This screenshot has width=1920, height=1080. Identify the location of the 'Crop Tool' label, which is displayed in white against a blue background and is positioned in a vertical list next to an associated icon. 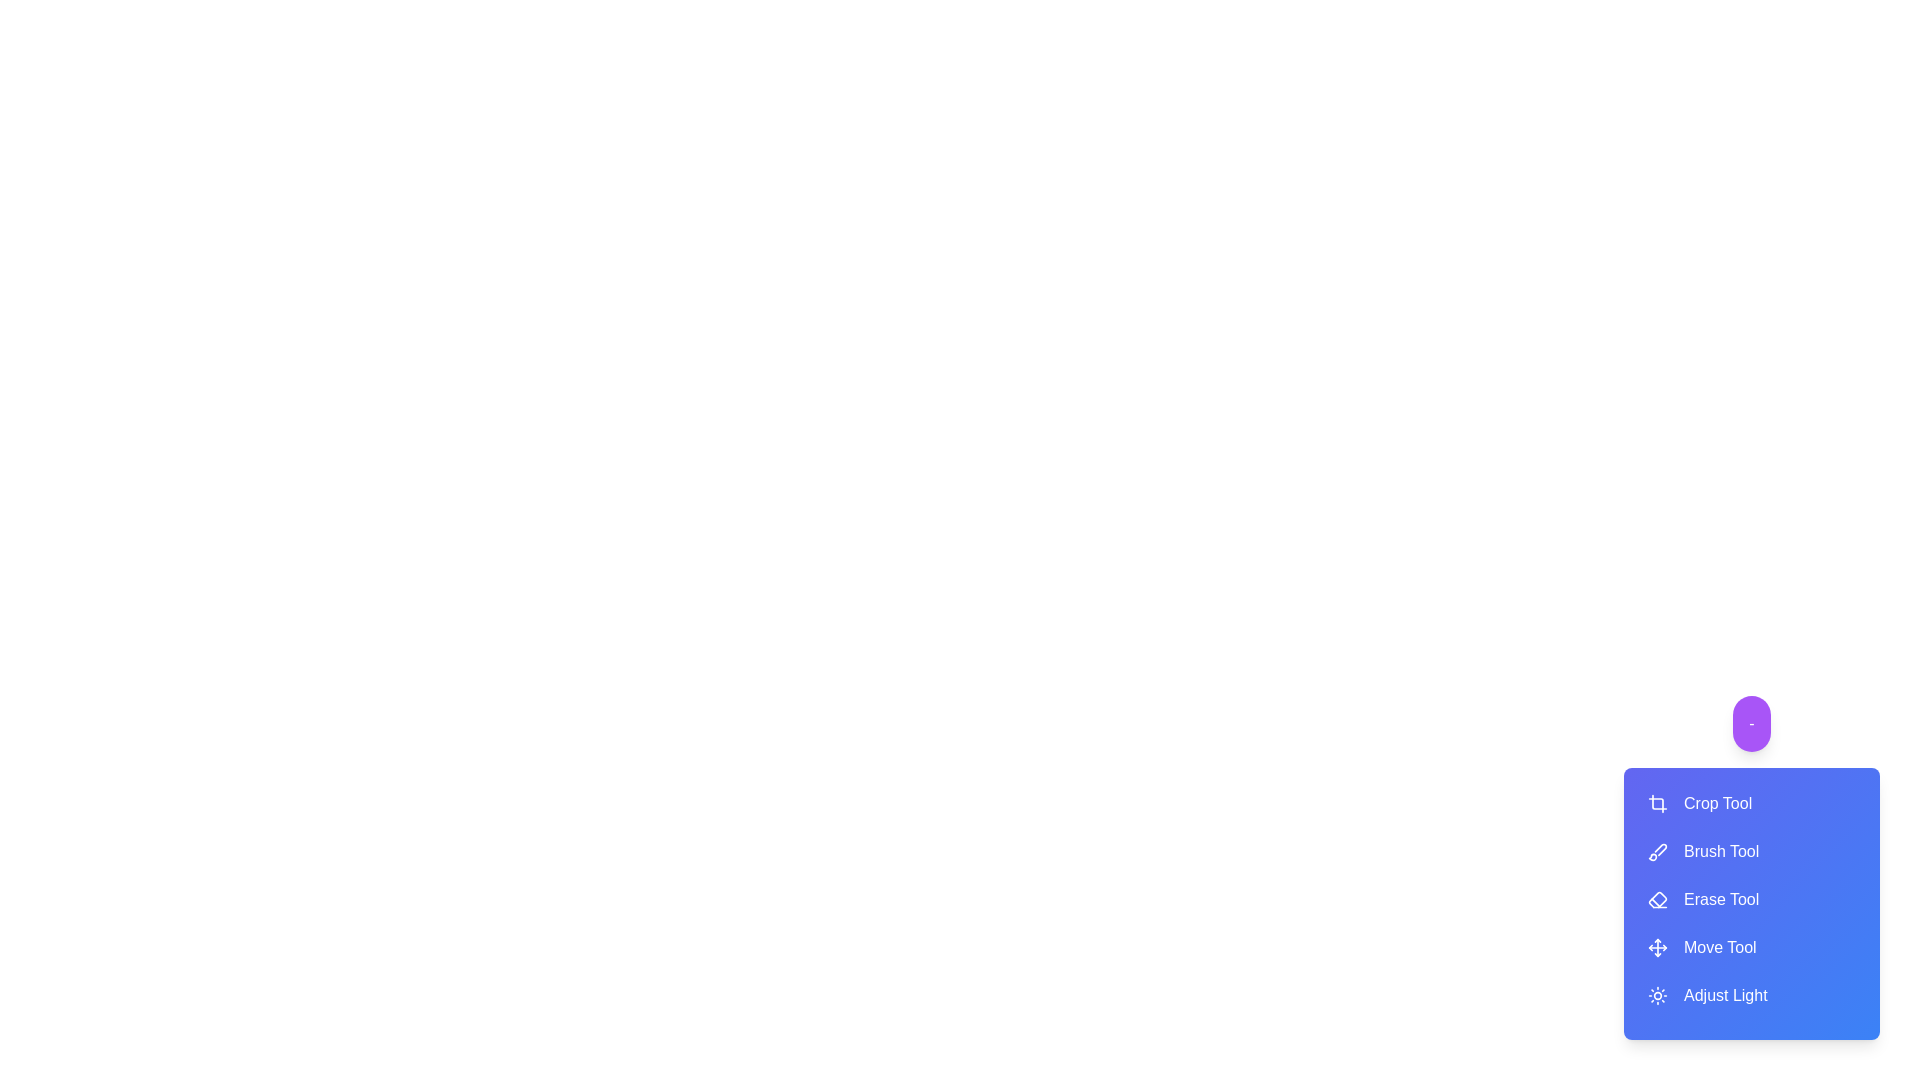
(1717, 802).